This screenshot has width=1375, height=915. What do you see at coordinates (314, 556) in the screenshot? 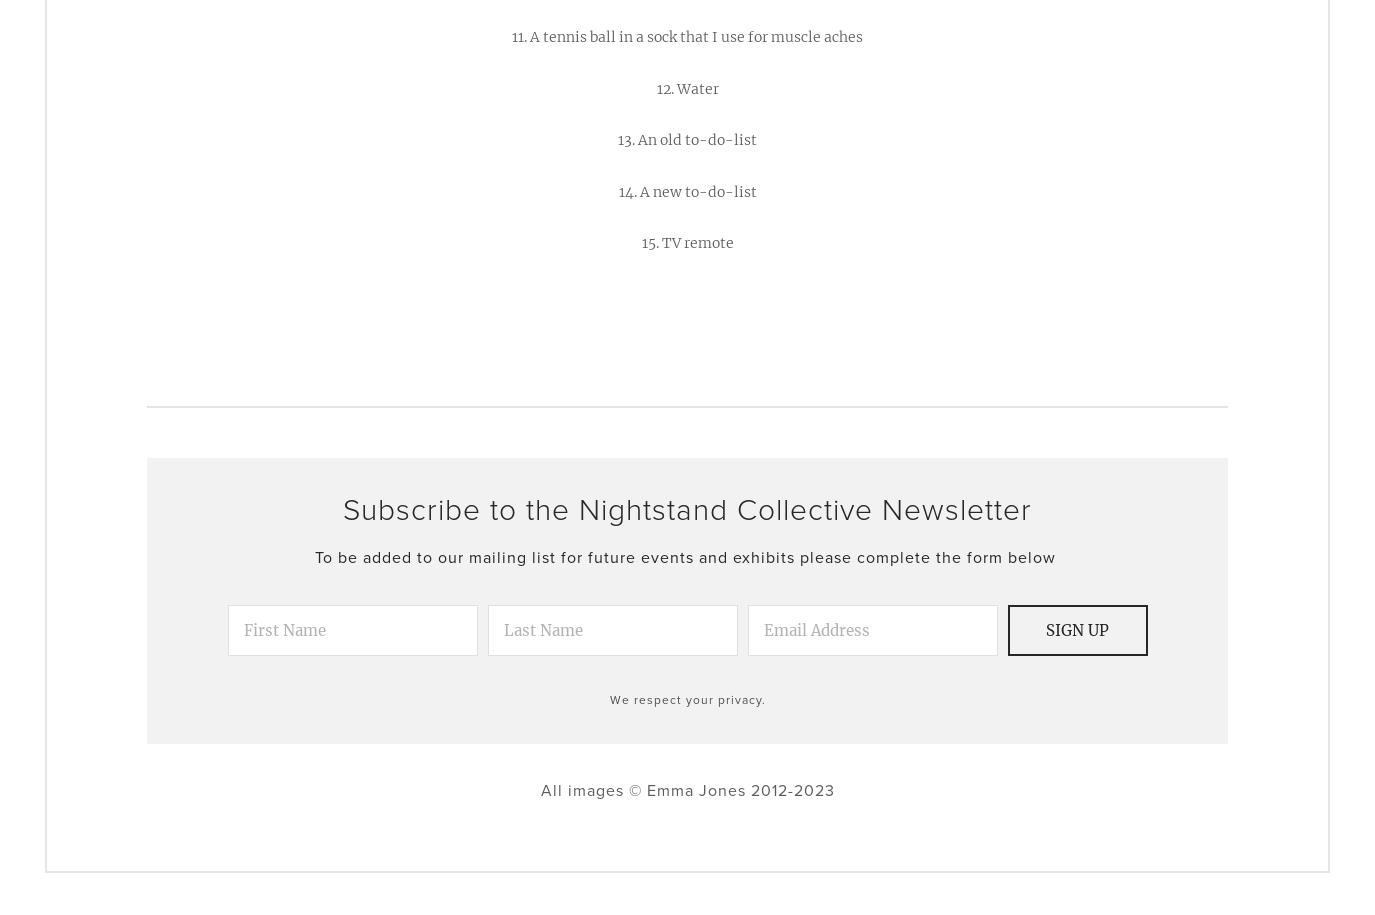
I see `'To be added to our mailing list for future events and exhibits please complete the form below'` at bounding box center [314, 556].